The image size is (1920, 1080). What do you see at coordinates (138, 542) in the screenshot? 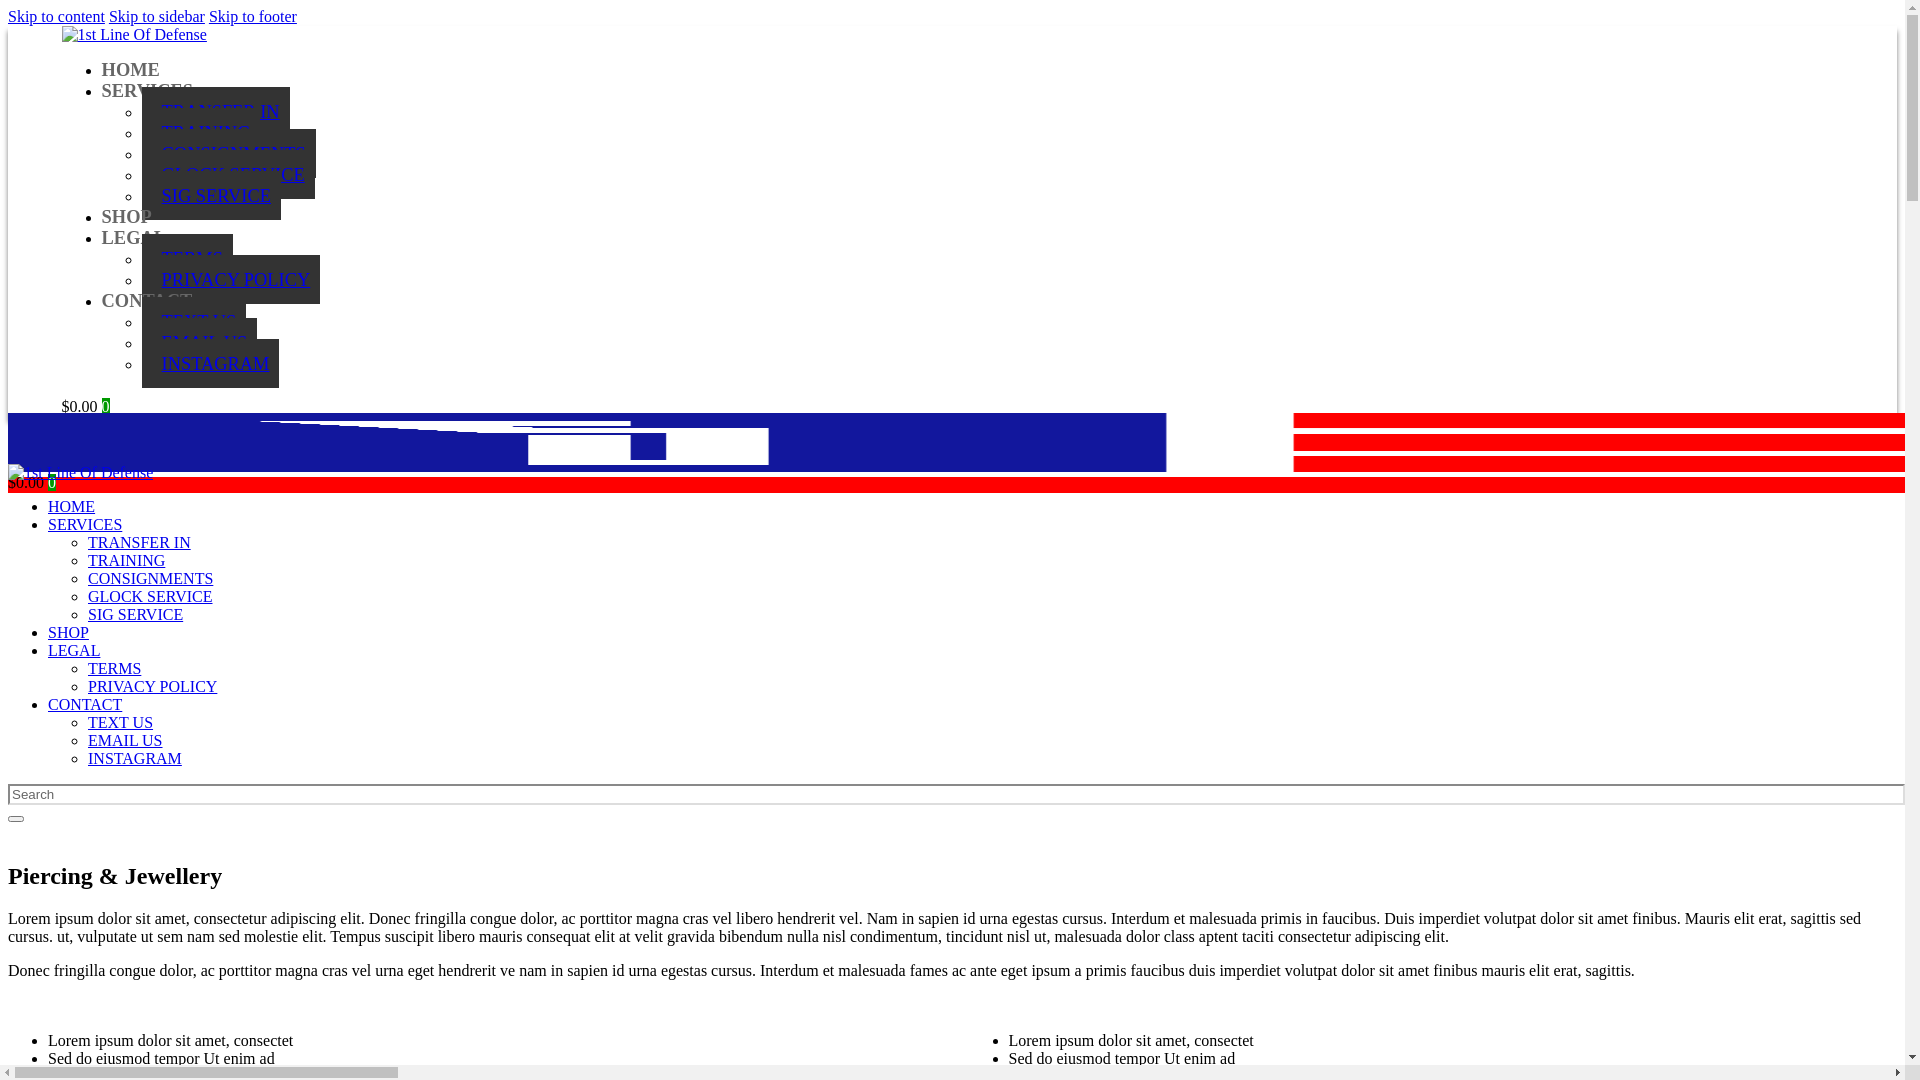
I see `'TRANSFER IN'` at bounding box center [138, 542].